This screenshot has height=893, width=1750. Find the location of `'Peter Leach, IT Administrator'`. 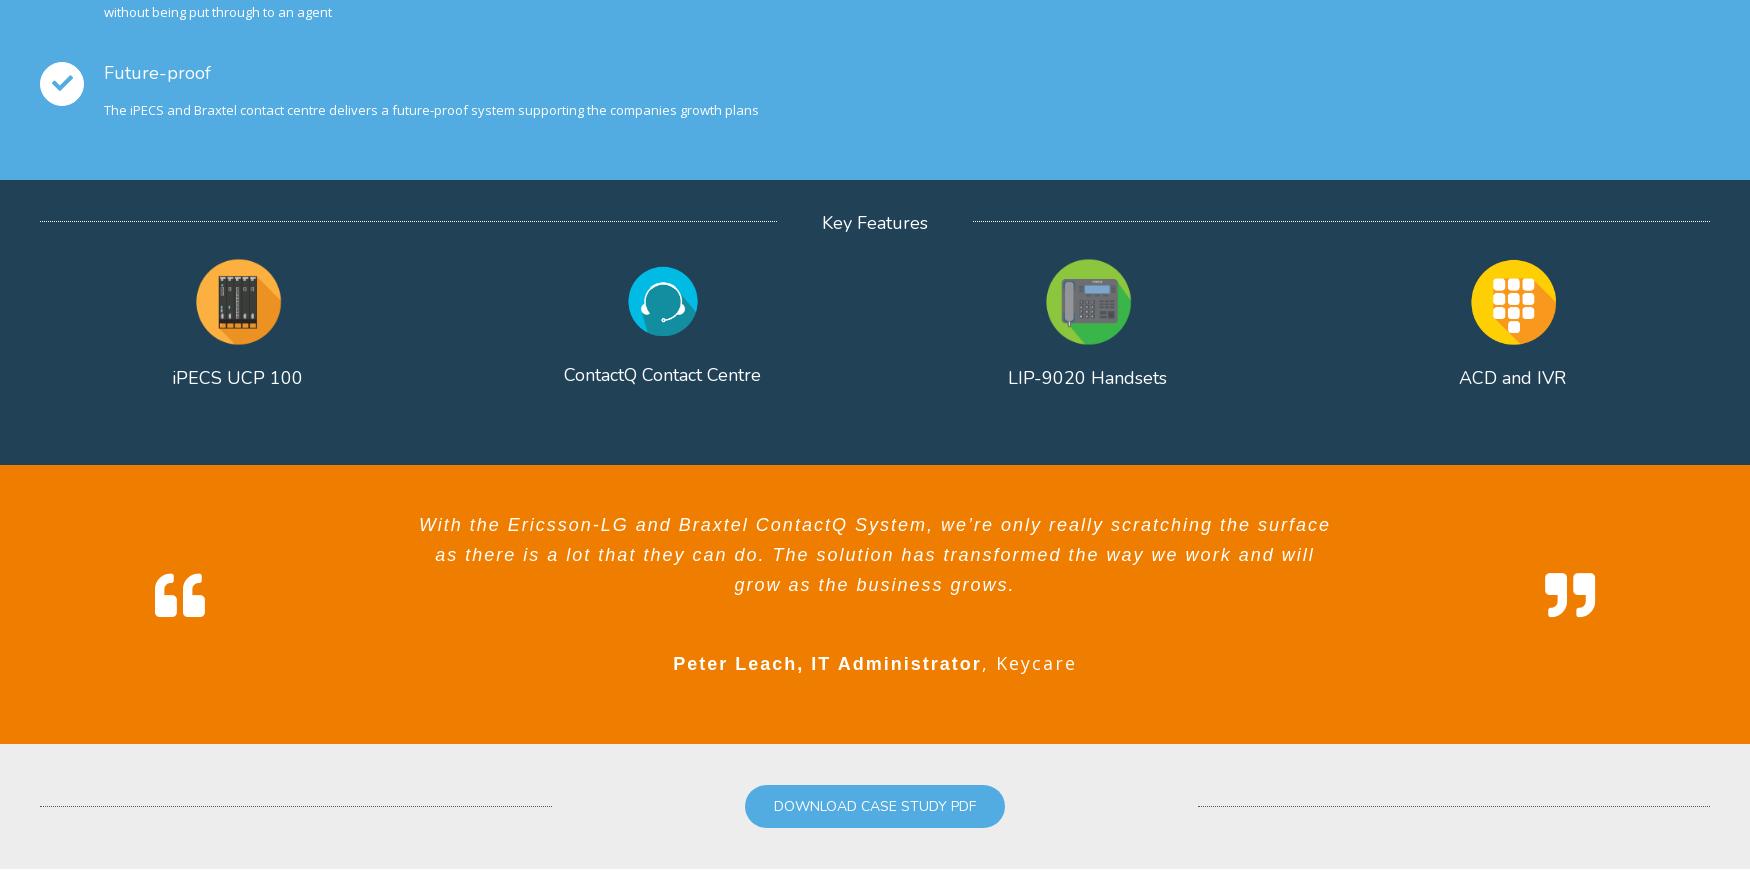

'Peter Leach, IT Administrator' is located at coordinates (827, 664).